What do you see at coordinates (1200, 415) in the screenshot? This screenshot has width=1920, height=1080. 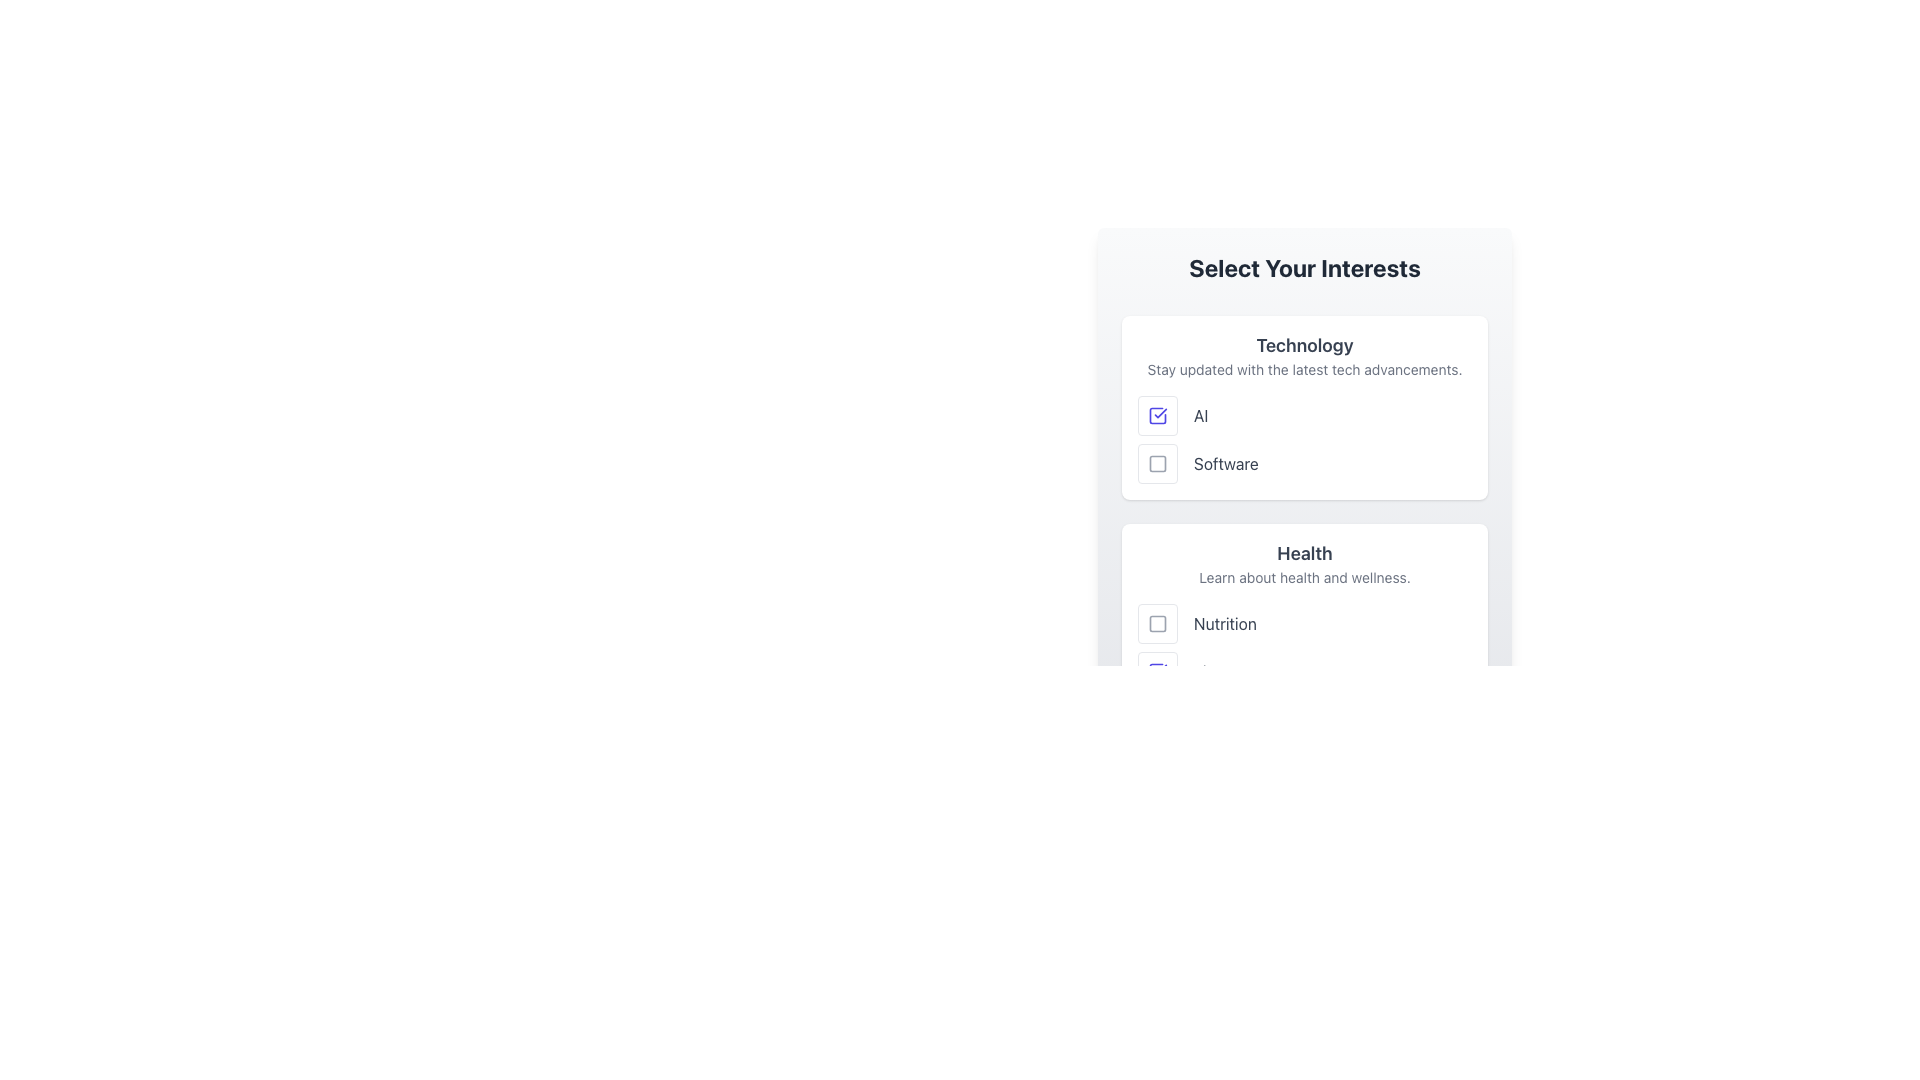 I see `the Plain text label that indicates the functionality of the checkbox in the 'Technology' subsection under 'Select Your Interests'` at bounding box center [1200, 415].